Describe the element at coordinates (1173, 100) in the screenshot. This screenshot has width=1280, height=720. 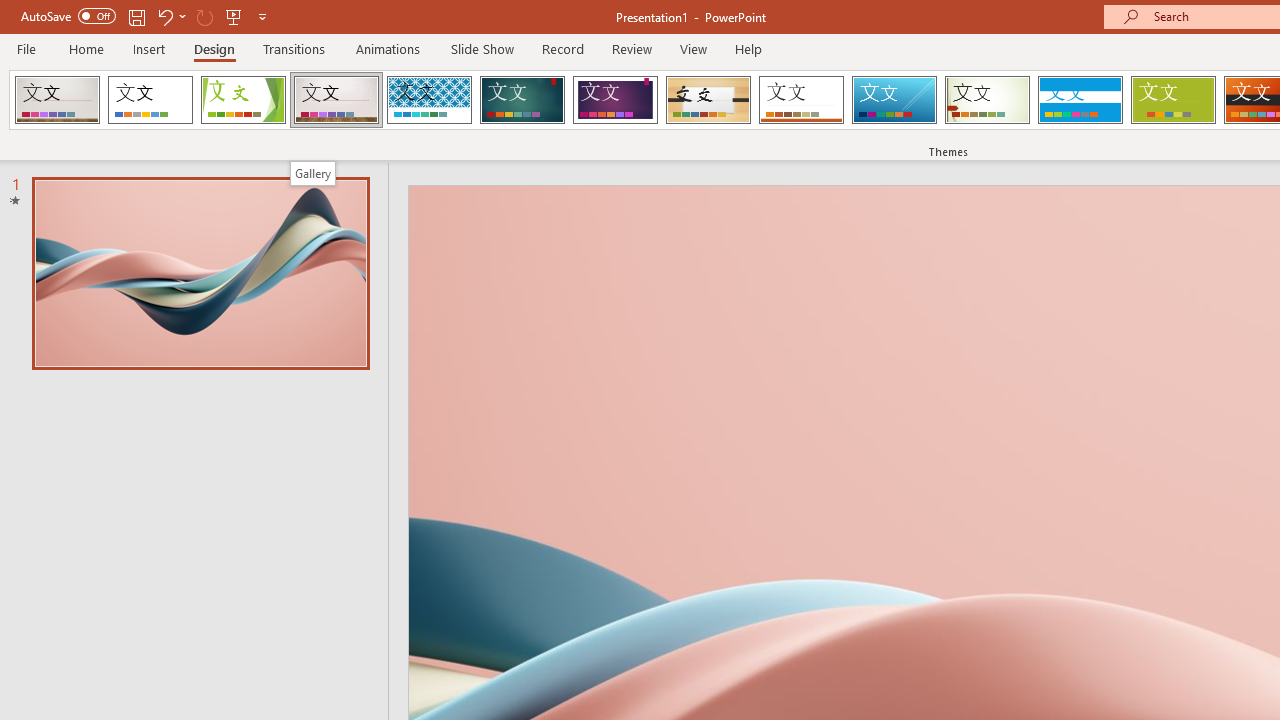
I see `'Basis'` at that location.